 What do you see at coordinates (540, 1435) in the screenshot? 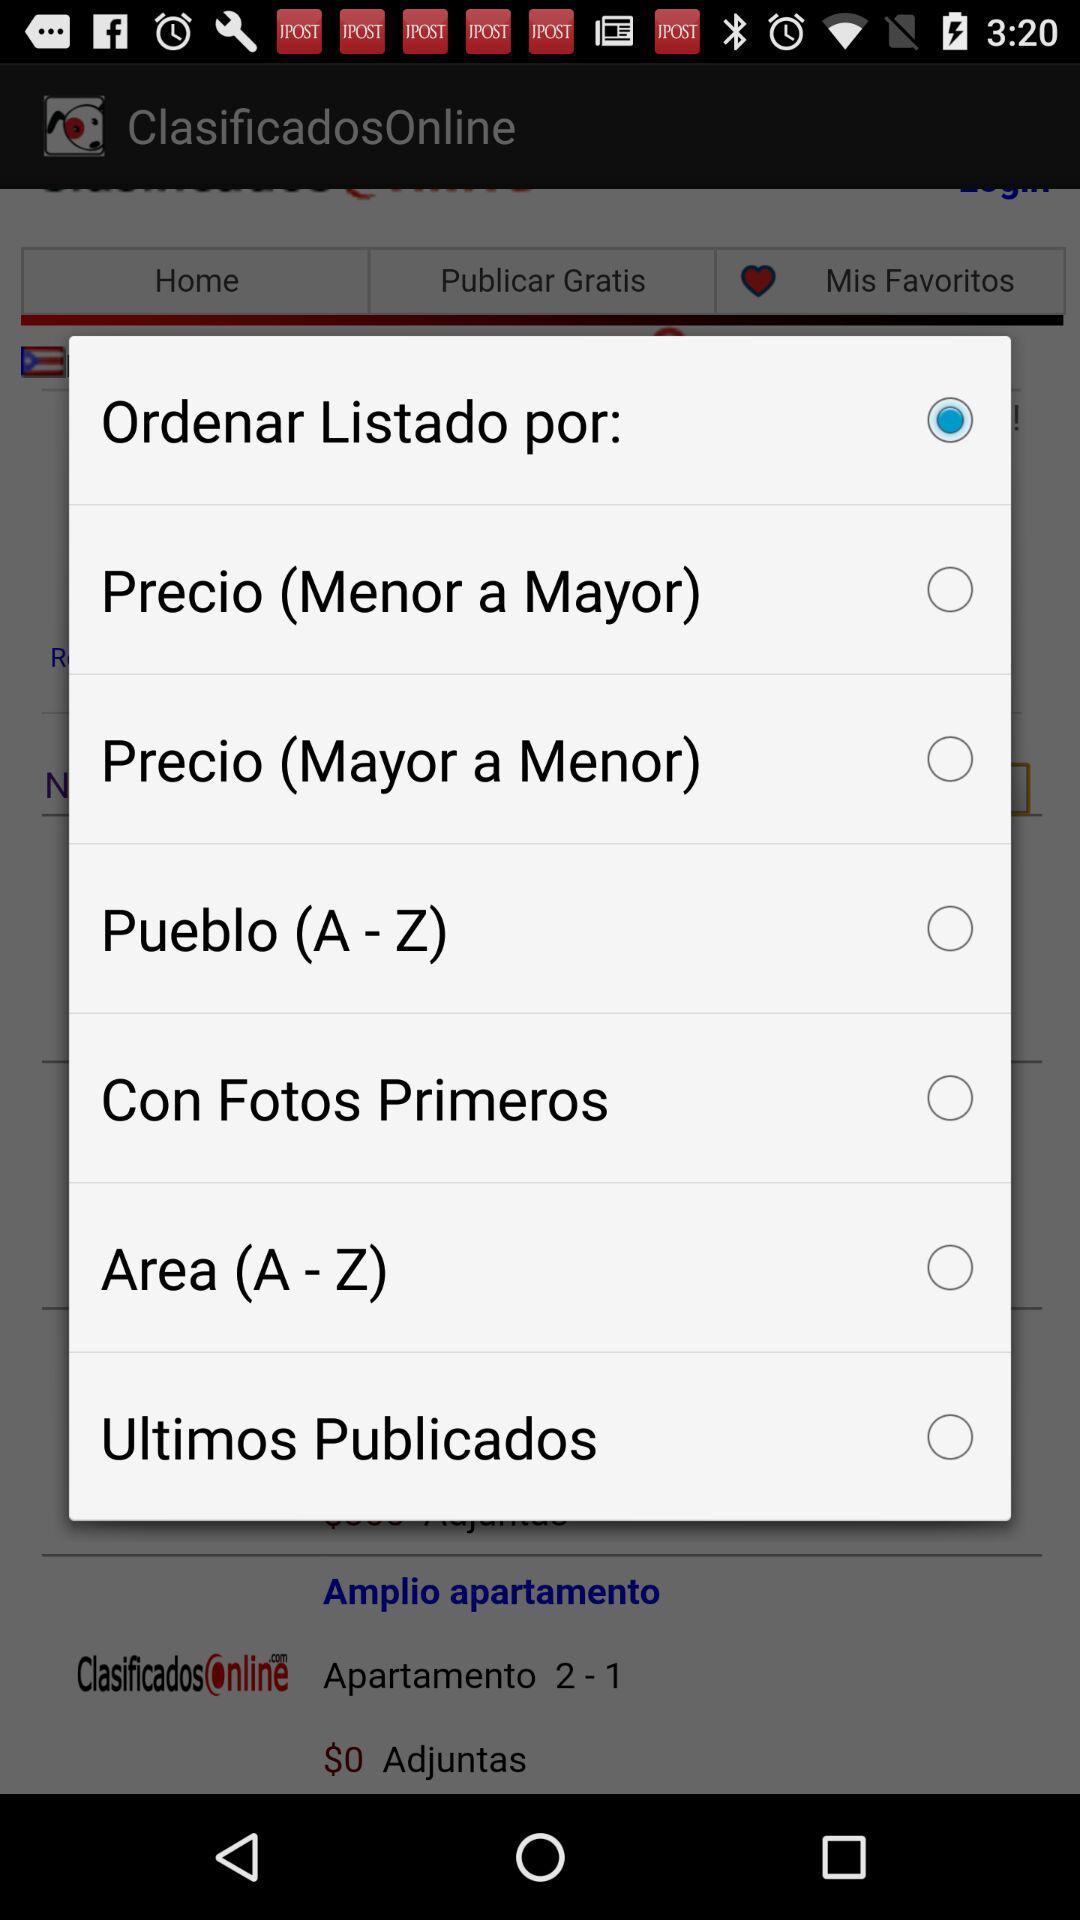
I see `ultimos publicados` at bounding box center [540, 1435].